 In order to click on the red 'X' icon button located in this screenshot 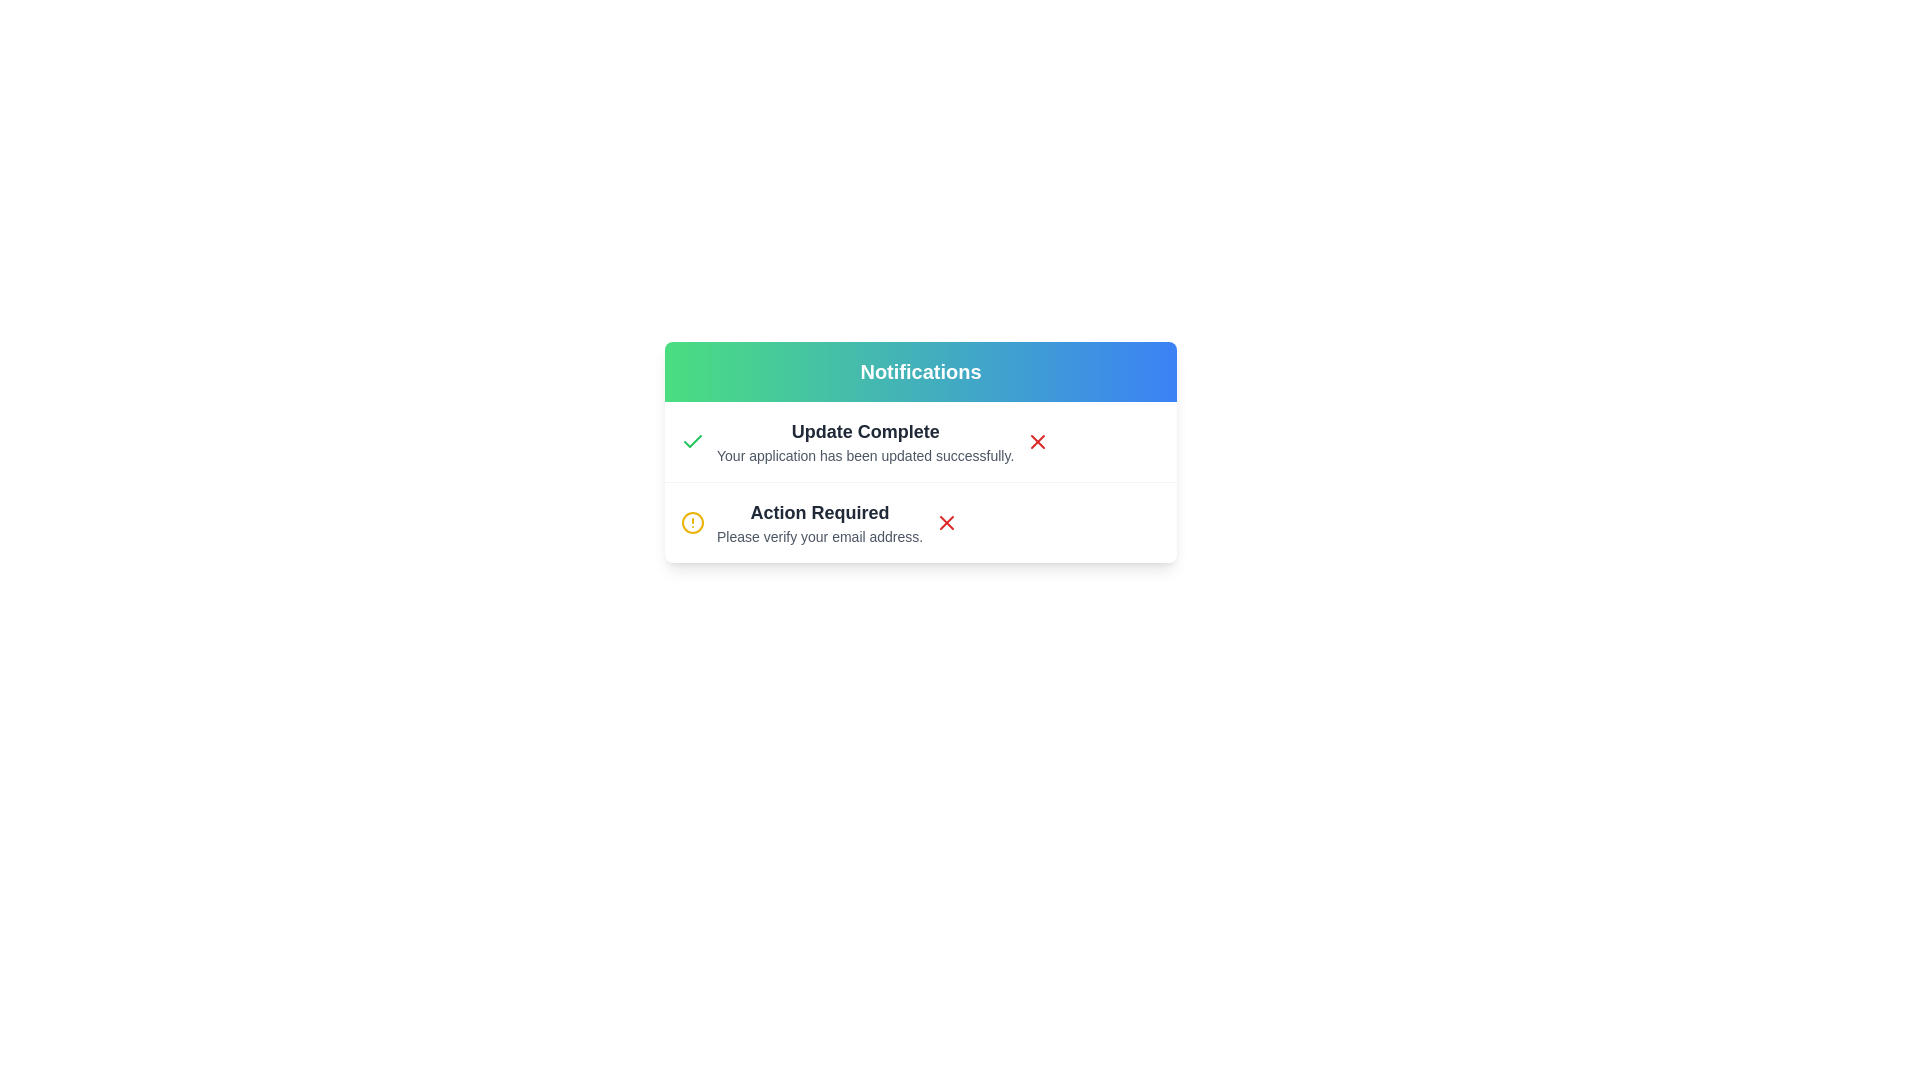, I will do `click(945, 522)`.